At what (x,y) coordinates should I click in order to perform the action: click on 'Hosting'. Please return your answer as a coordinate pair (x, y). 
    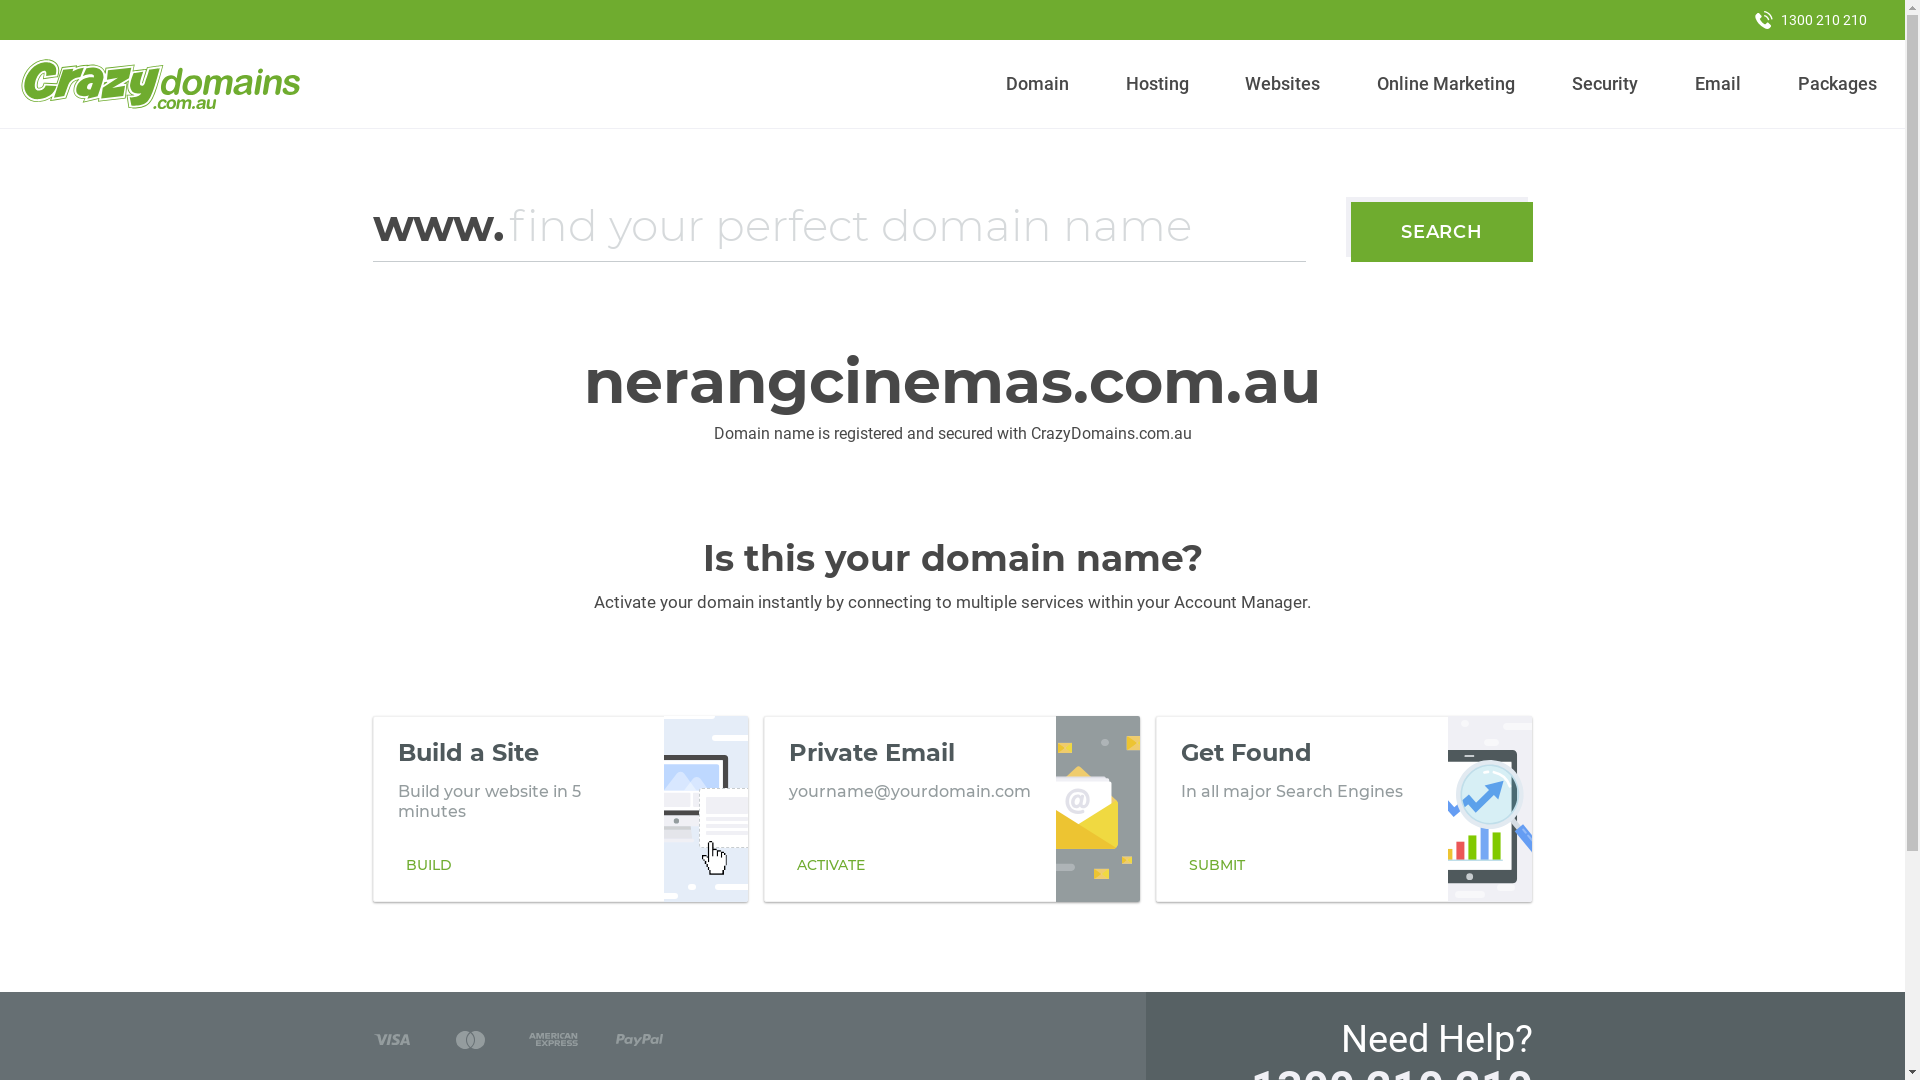
    Looking at the image, I should click on (1116, 83).